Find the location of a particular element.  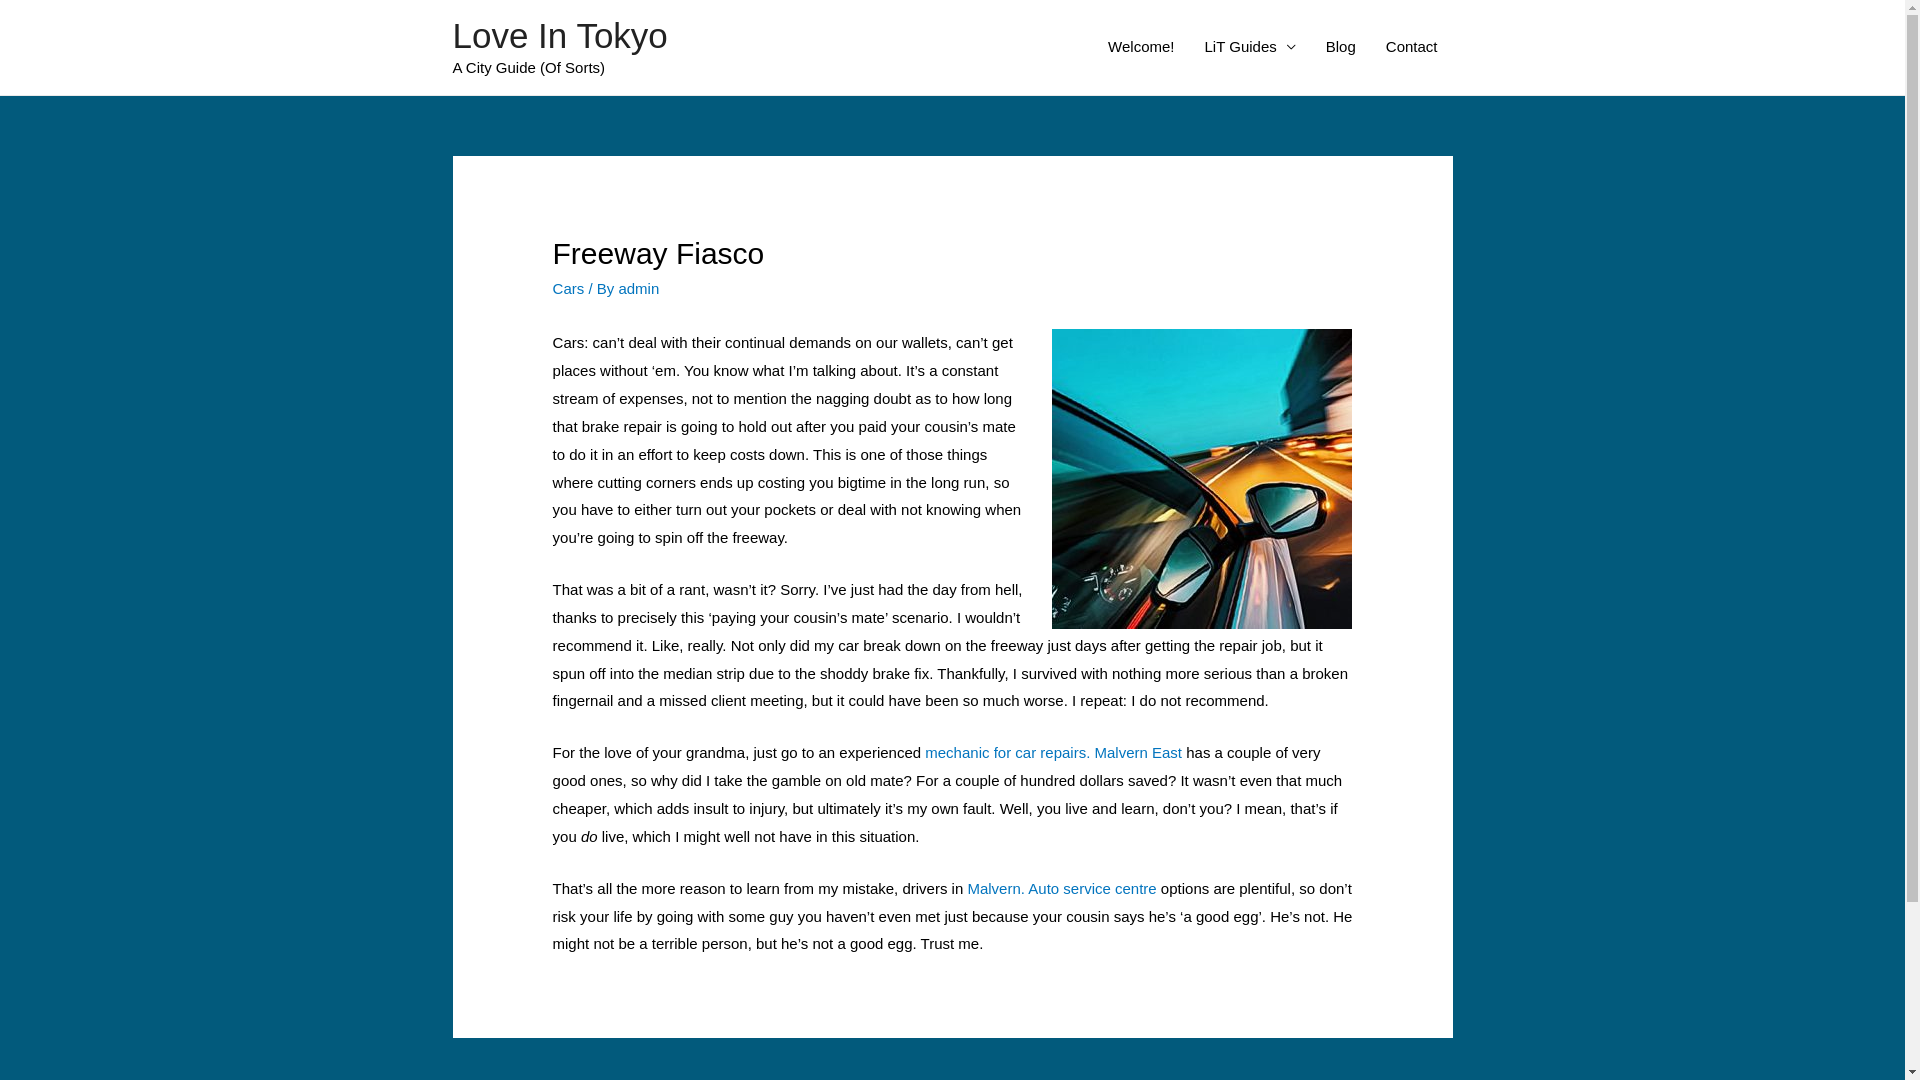

'Malvern. Auto service centre' is located at coordinates (966, 887).